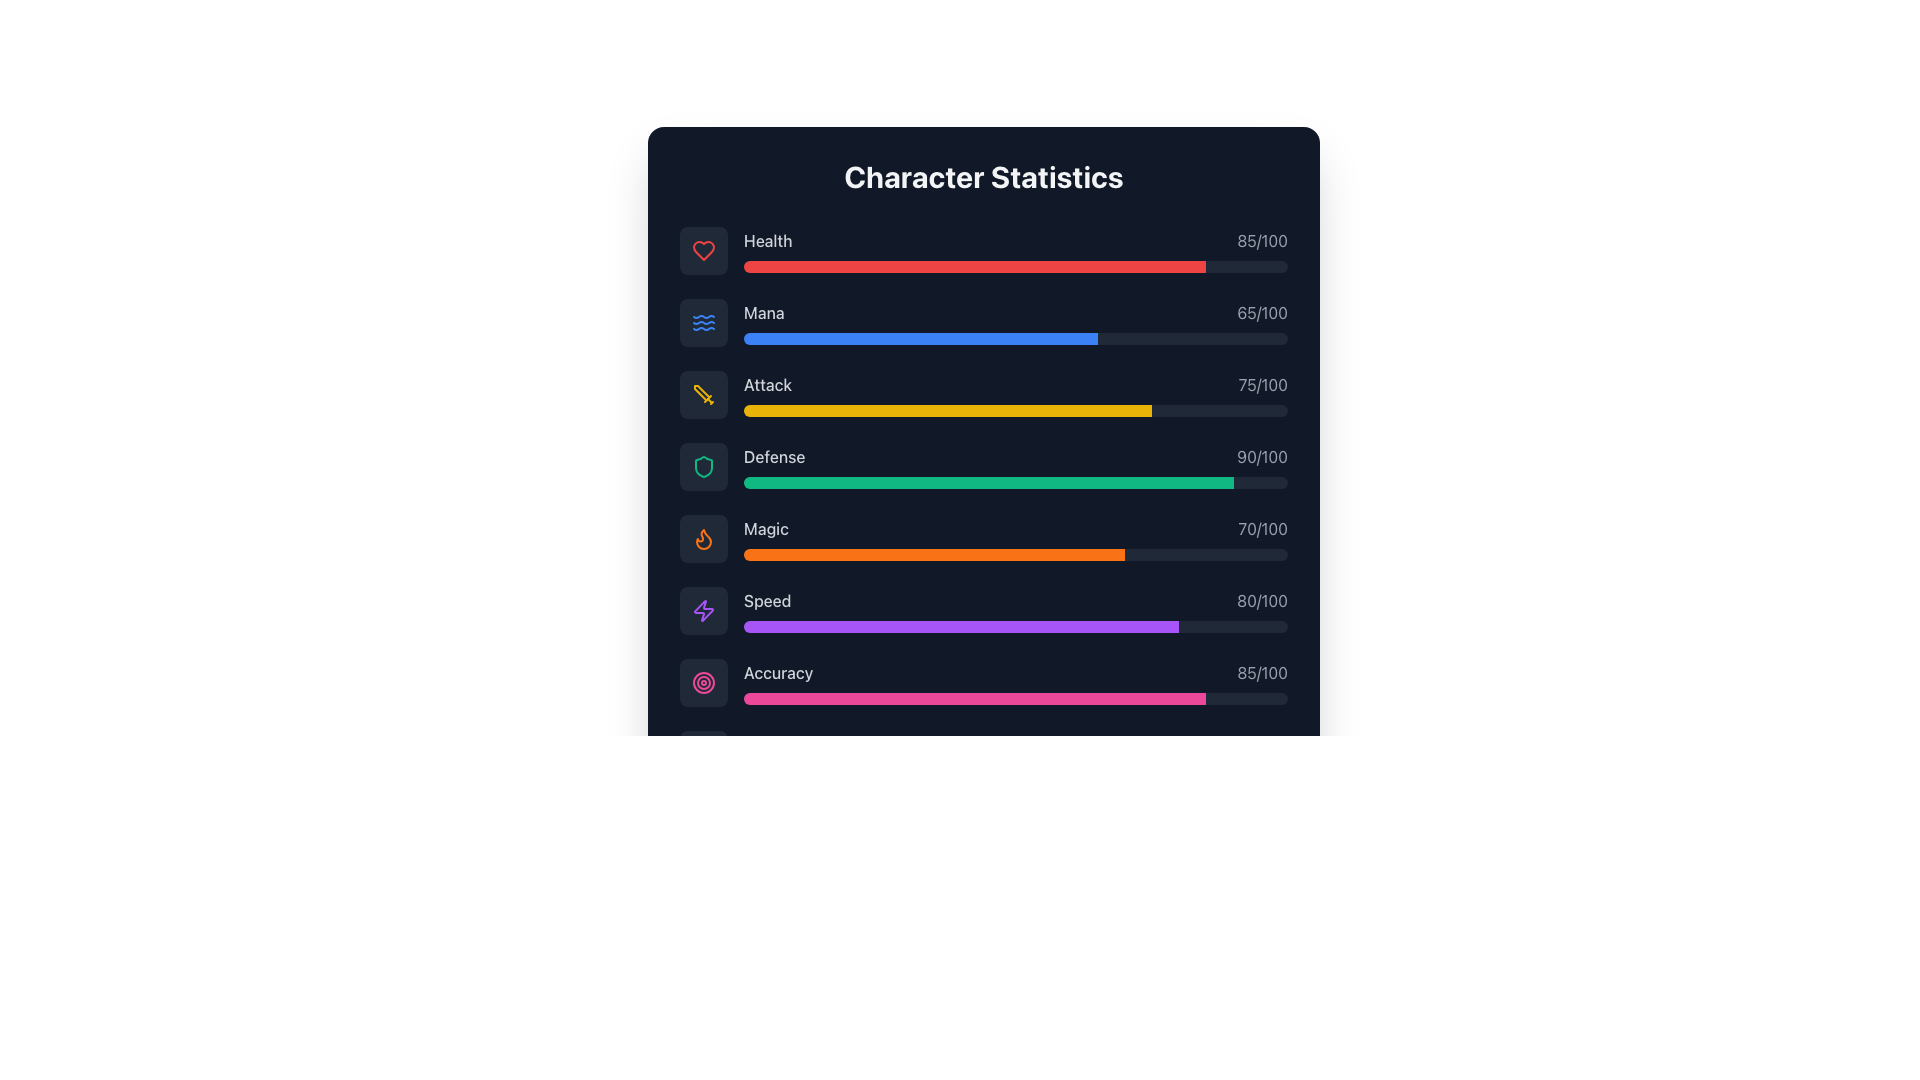 This screenshot has height=1080, width=1920. I want to click on the Icon button representing the 'Defense' attribute in the fourth row of the sidebar, so click(704, 466).